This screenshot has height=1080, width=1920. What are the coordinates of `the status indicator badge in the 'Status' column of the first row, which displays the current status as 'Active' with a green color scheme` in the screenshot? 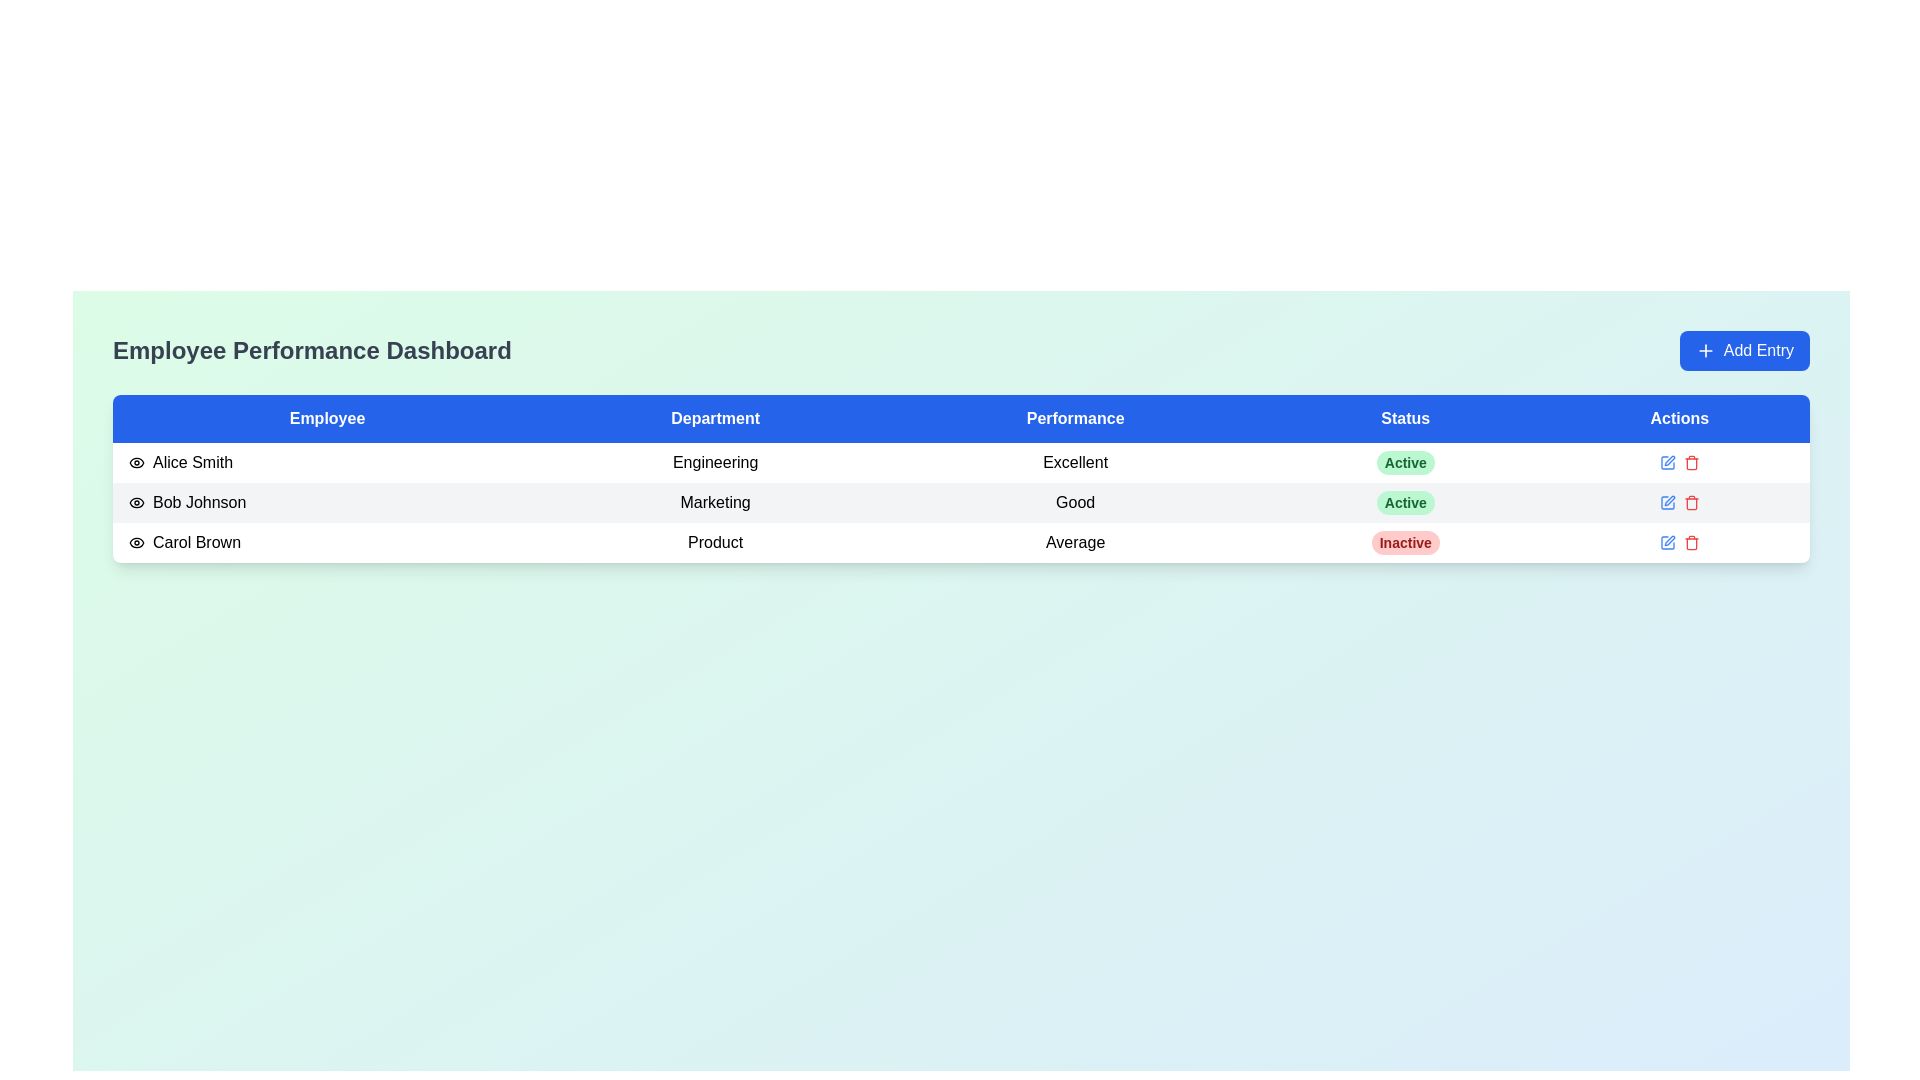 It's located at (1404, 462).